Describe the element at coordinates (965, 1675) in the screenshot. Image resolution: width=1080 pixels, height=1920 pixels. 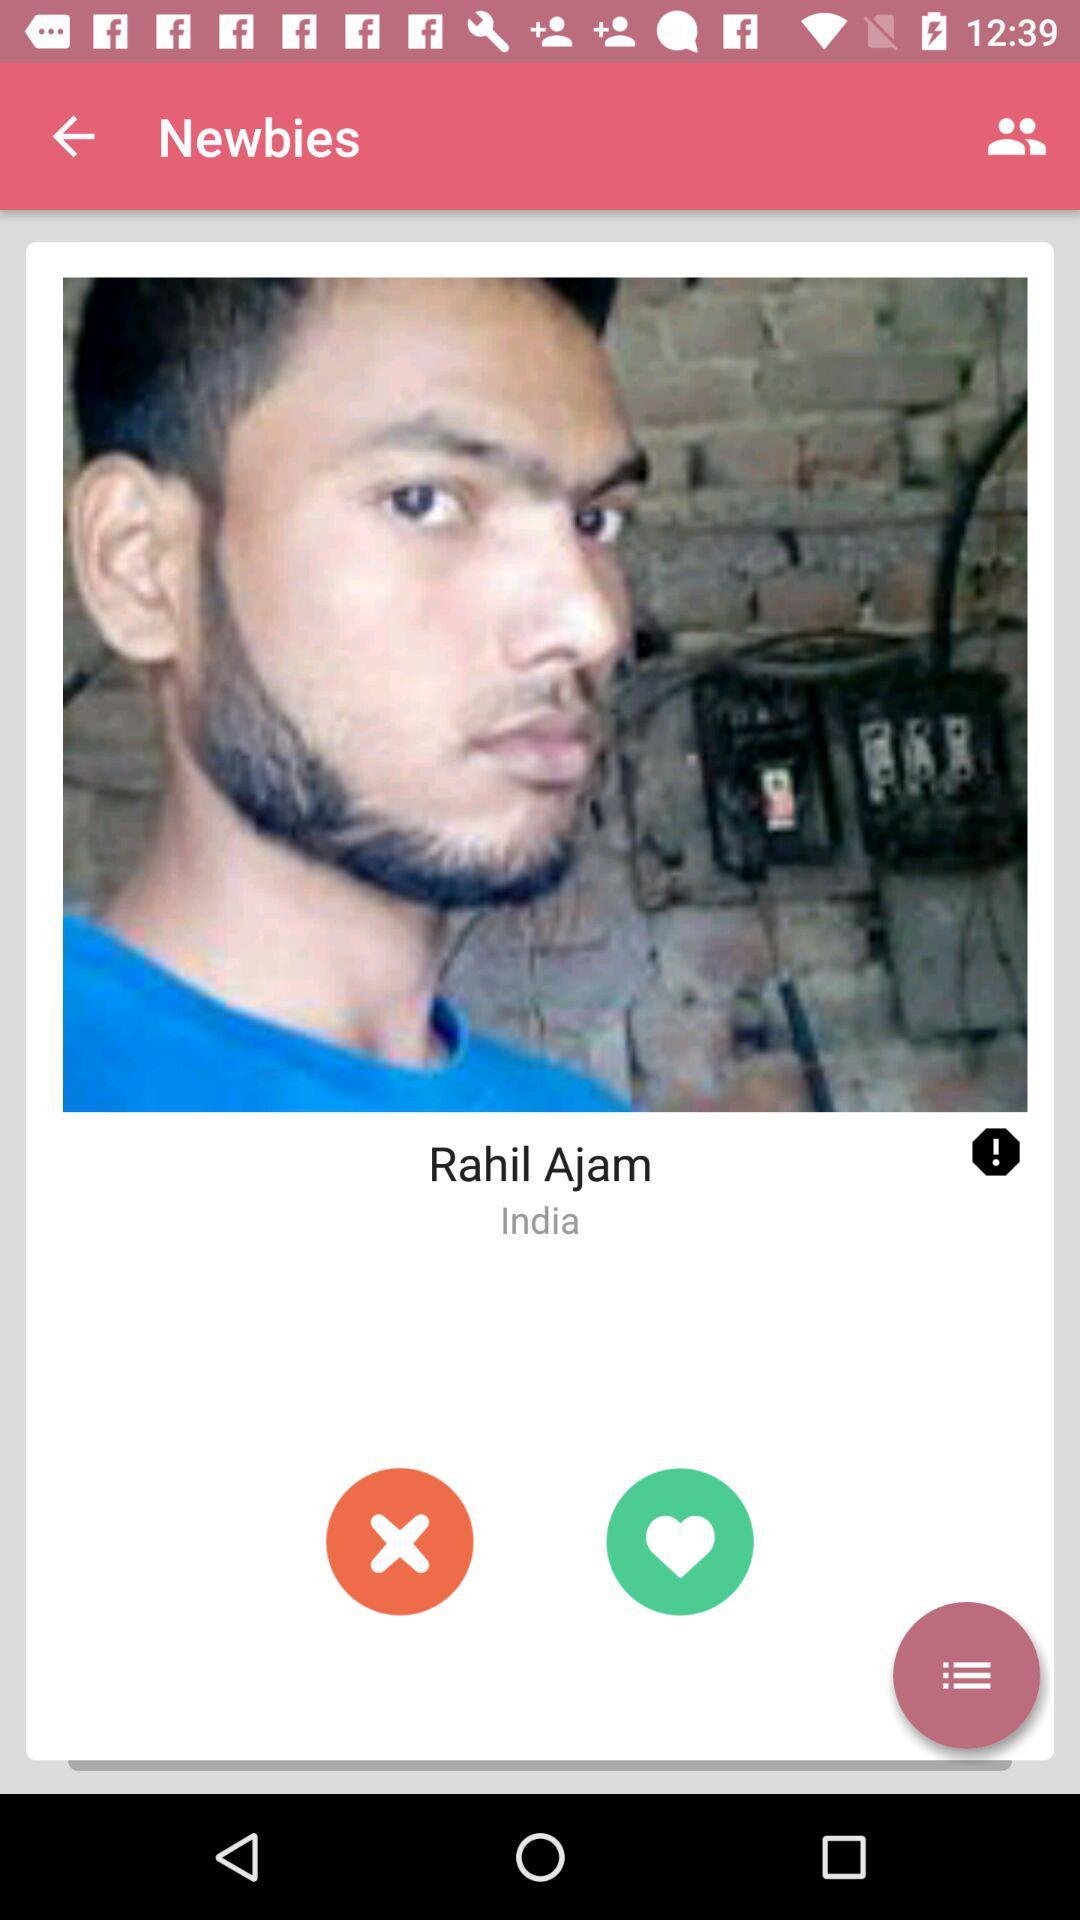
I see `menu` at that location.